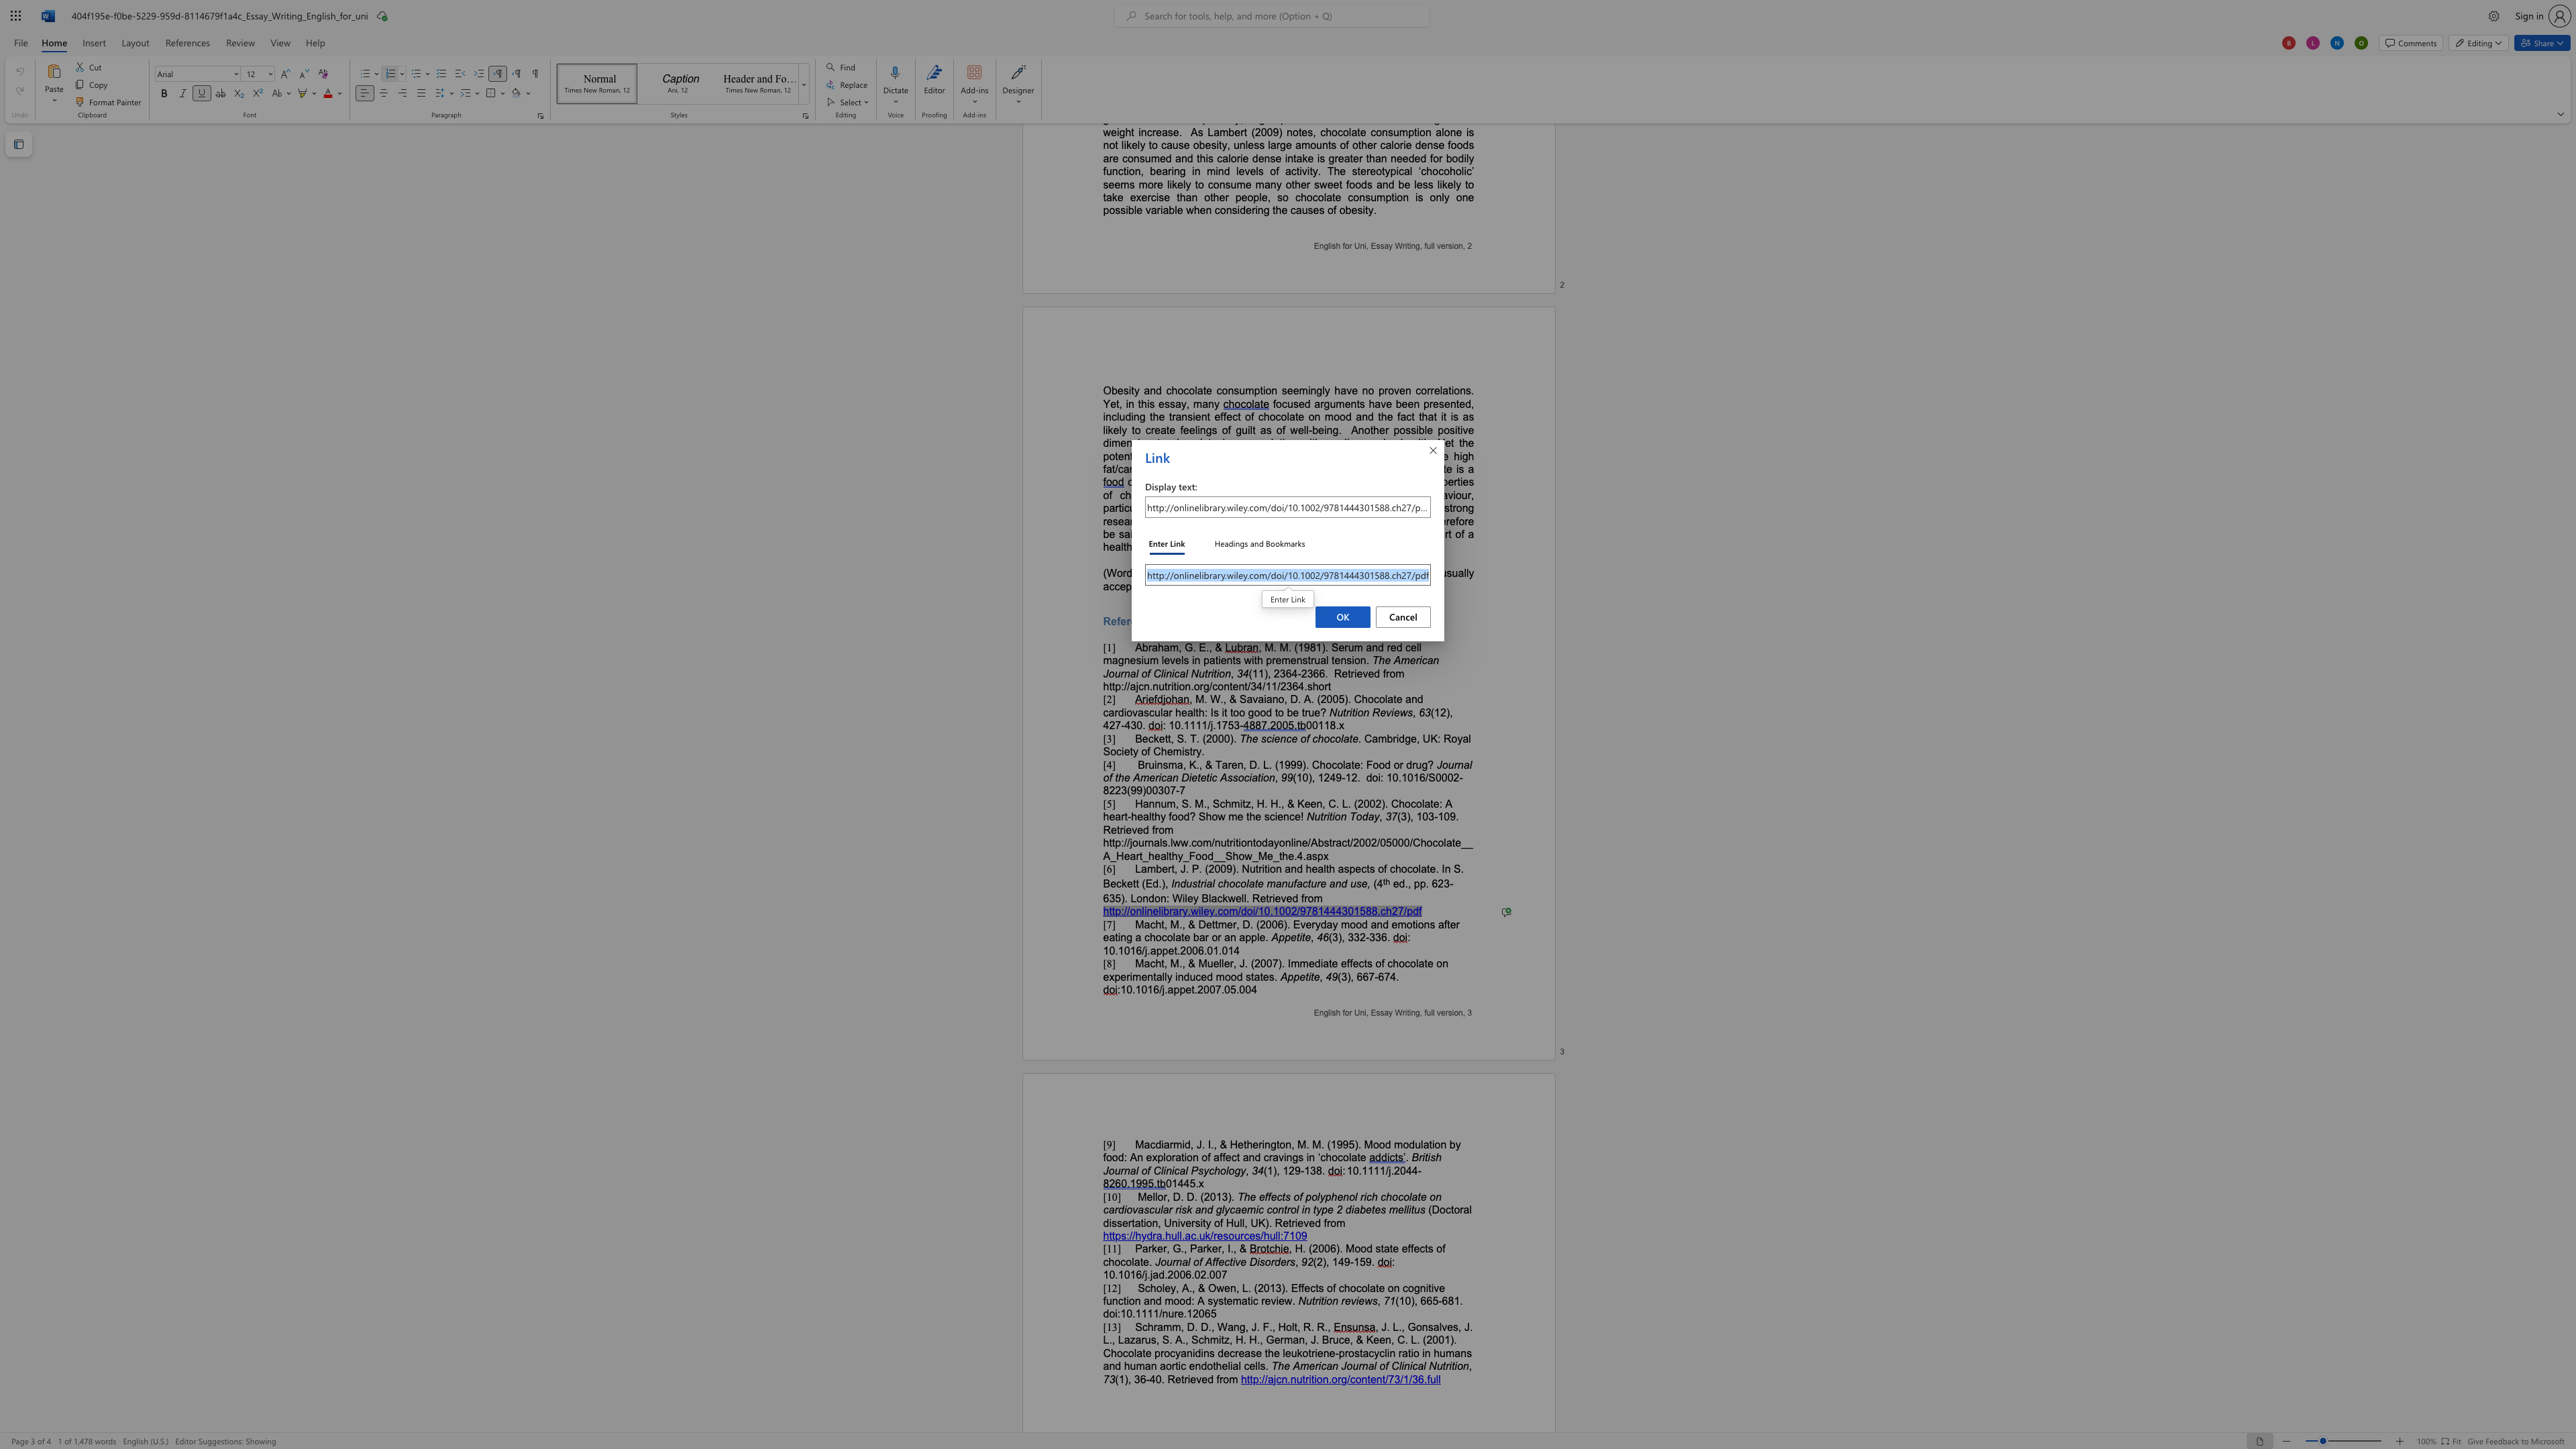 The height and width of the screenshot is (1449, 2576). What do you see at coordinates (1177, 1222) in the screenshot?
I see `the 3th character "i" in the text` at bounding box center [1177, 1222].